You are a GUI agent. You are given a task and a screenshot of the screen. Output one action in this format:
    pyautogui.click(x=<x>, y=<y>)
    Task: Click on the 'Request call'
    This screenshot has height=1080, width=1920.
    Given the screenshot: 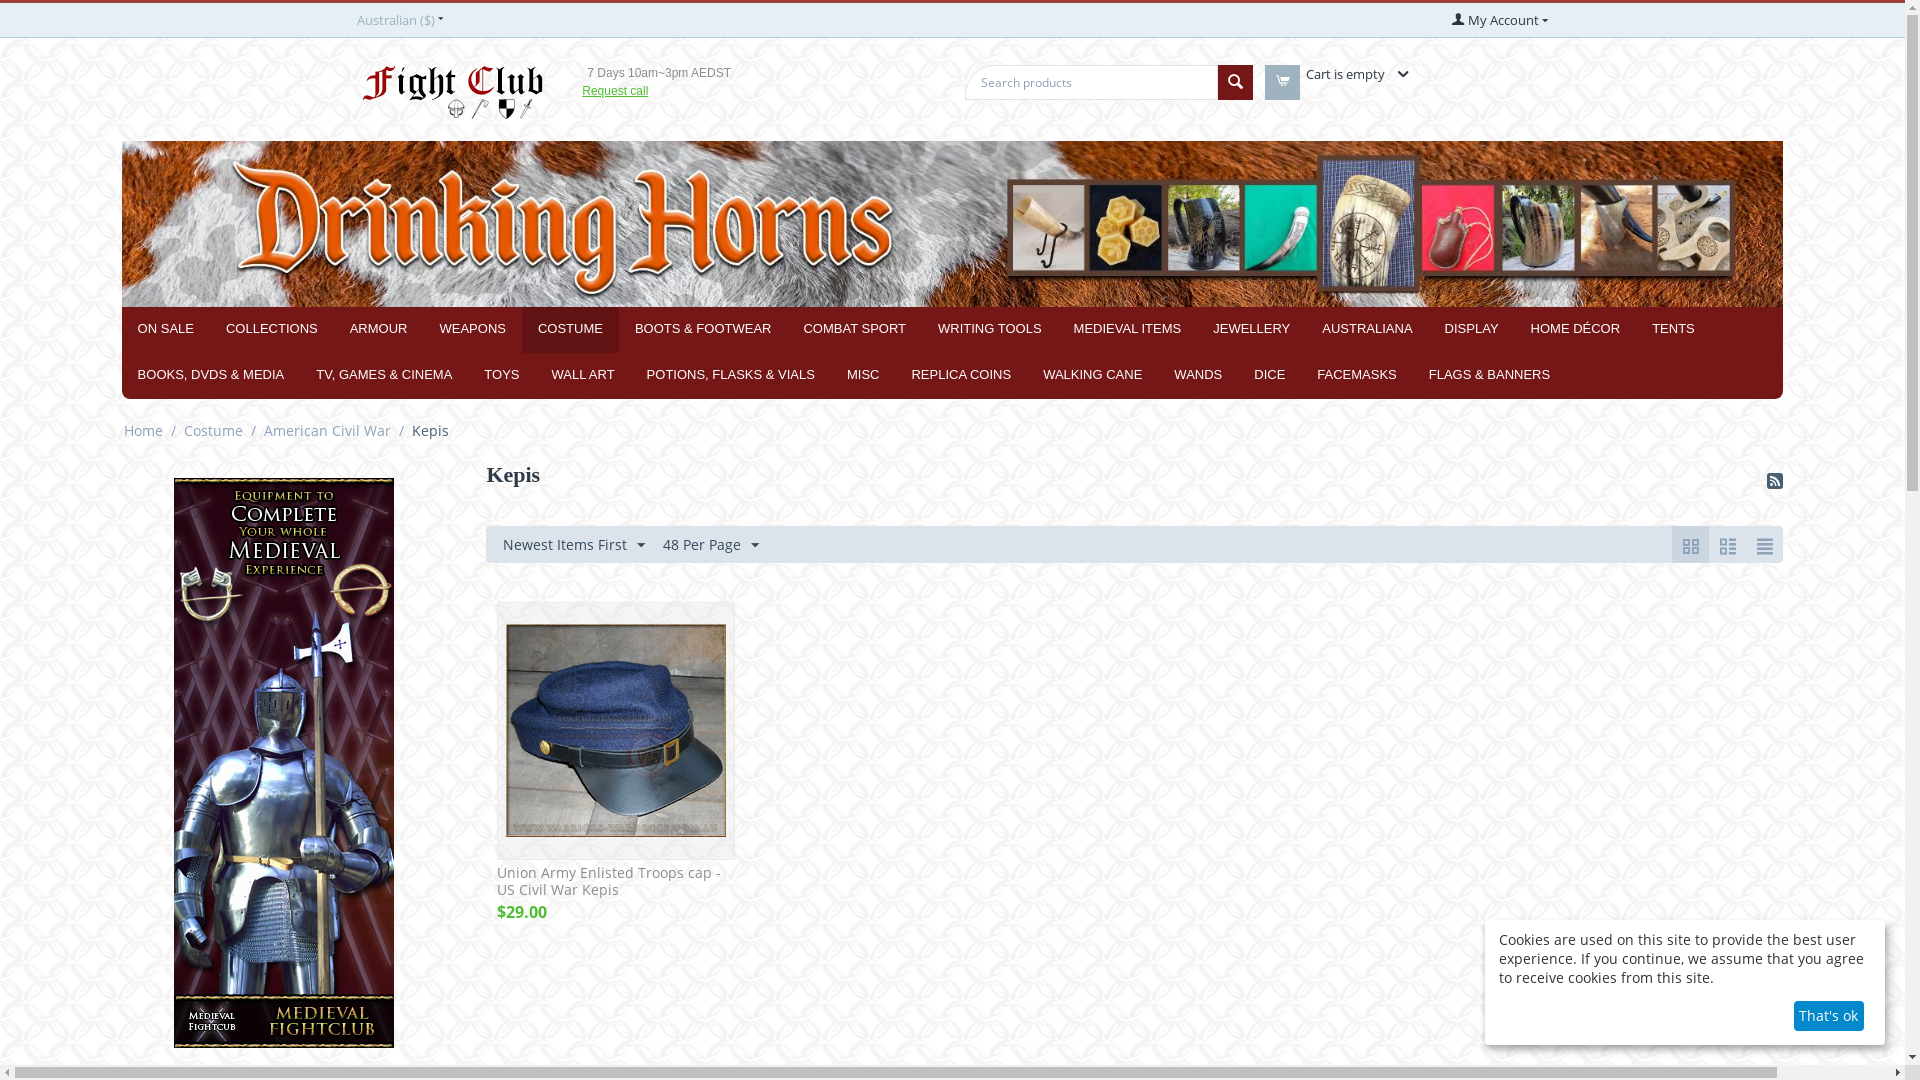 What is the action you would take?
    pyautogui.click(x=613, y=91)
    